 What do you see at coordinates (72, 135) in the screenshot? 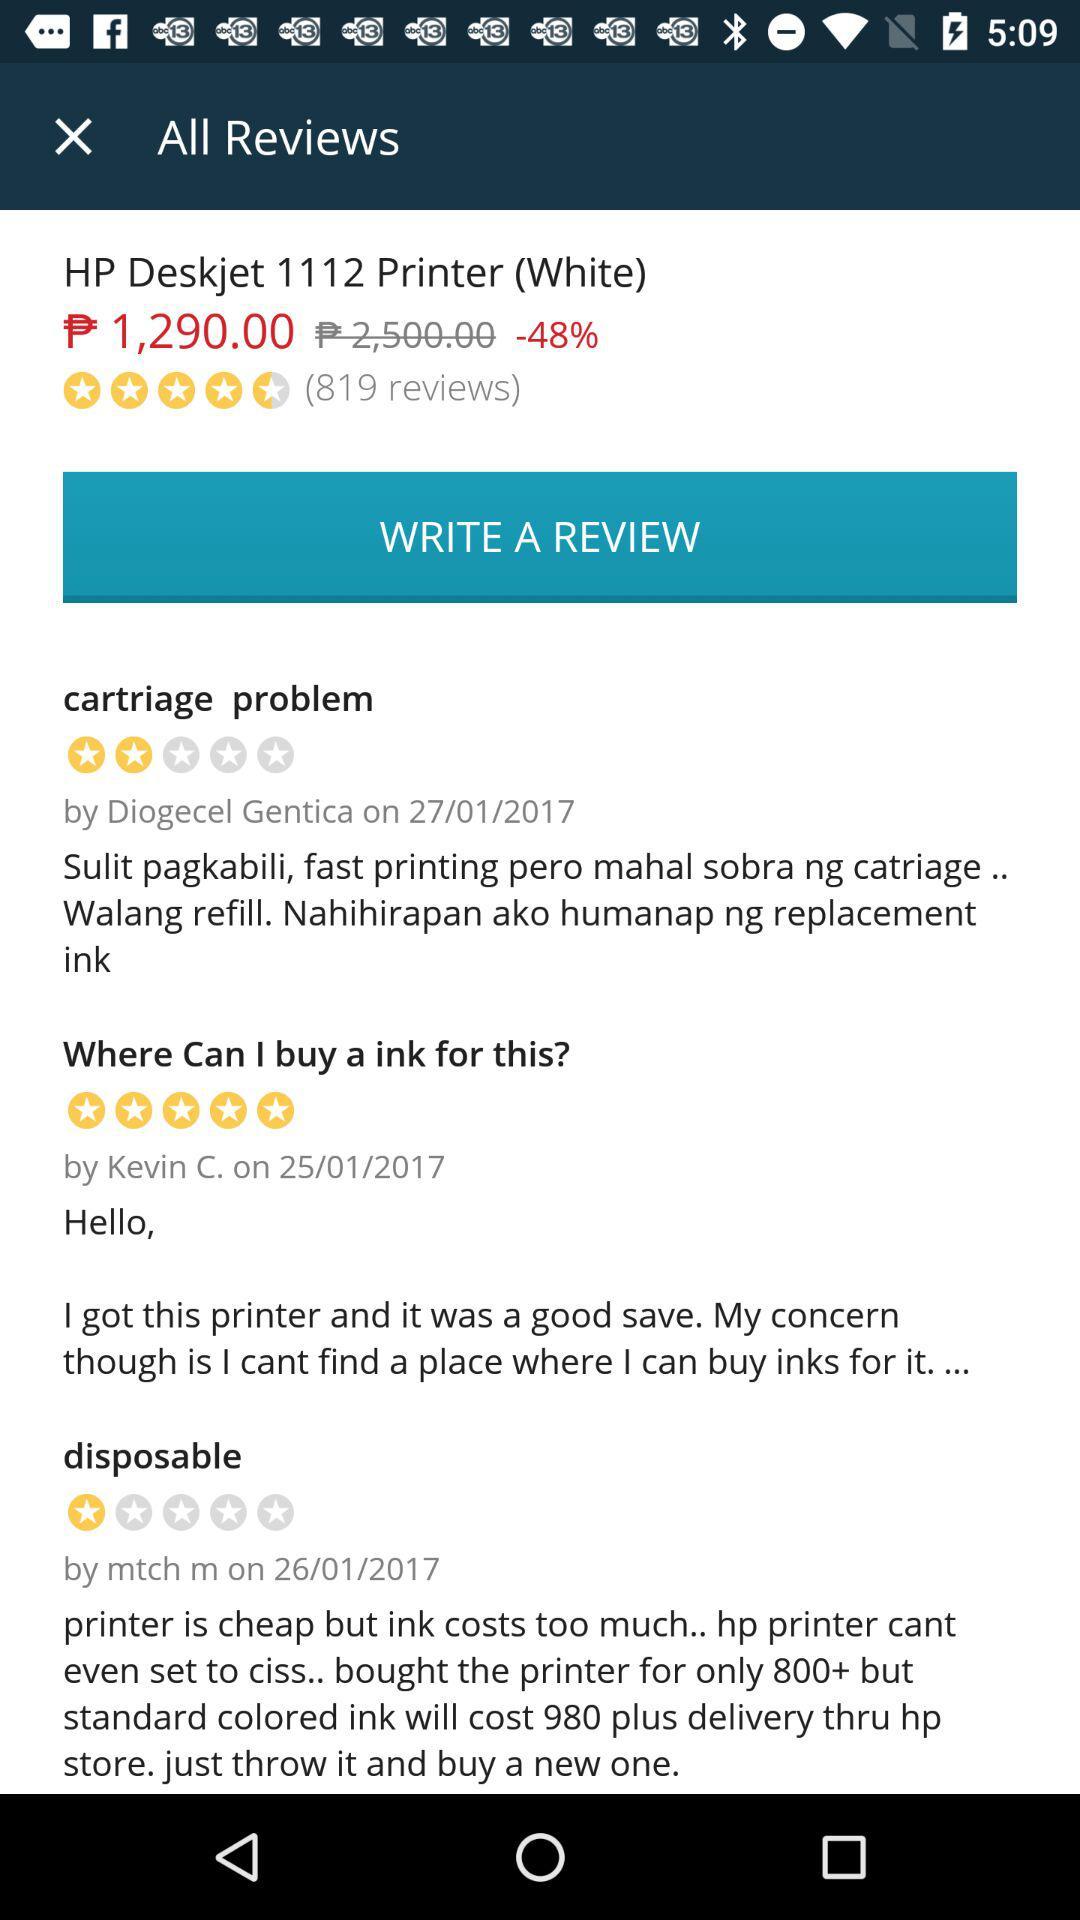
I see `item above the hp deskjet 1112` at bounding box center [72, 135].